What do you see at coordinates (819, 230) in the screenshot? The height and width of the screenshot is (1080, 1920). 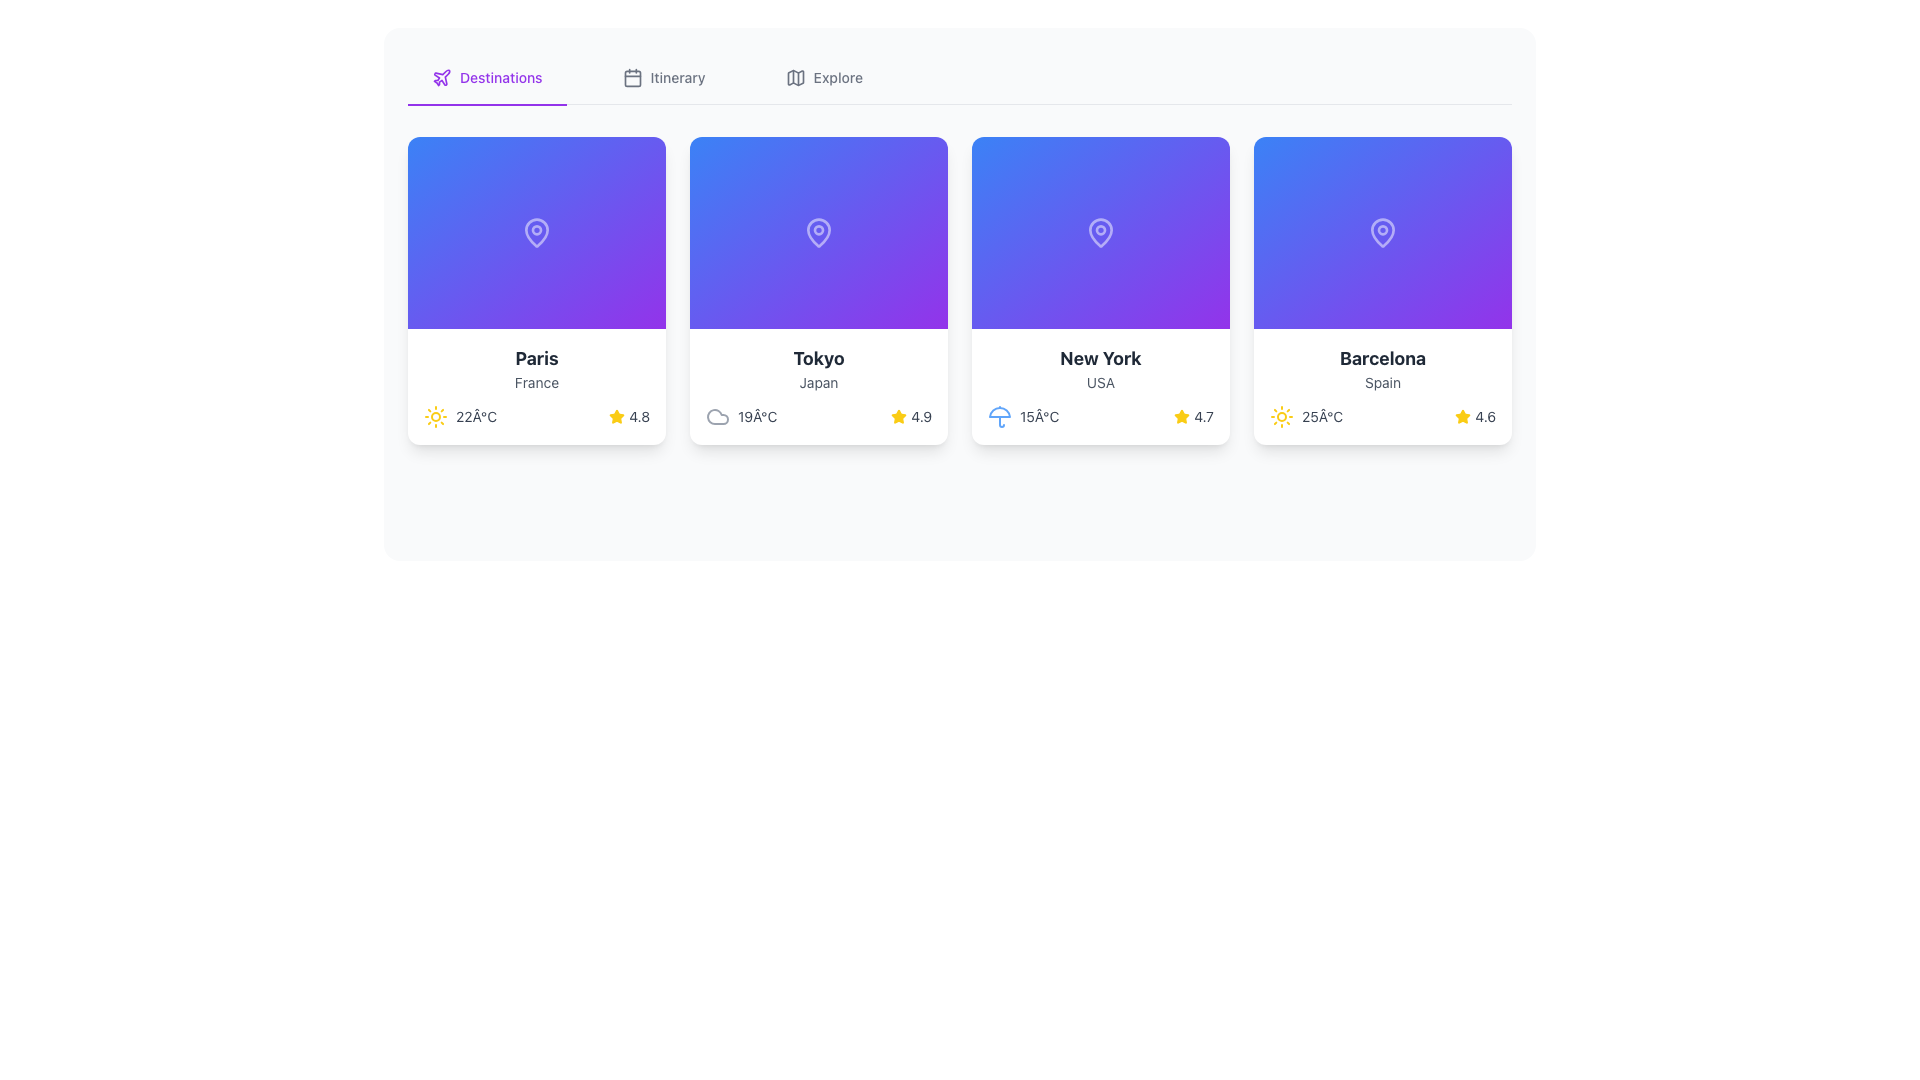 I see `pin icon representing Tokyo, Japan, located within the second card from the left in a horizontal array of four cards` at bounding box center [819, 230].